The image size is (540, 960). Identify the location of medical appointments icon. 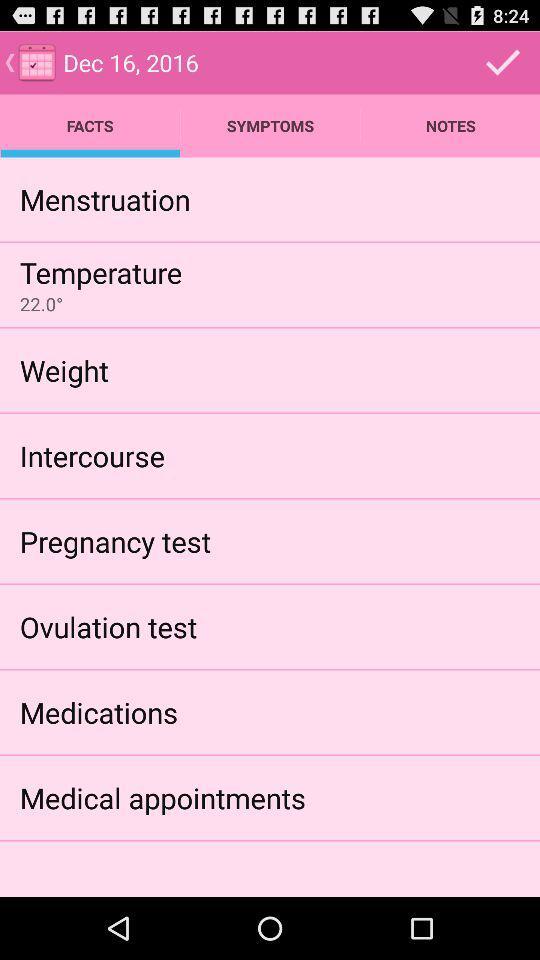
(161, 797).